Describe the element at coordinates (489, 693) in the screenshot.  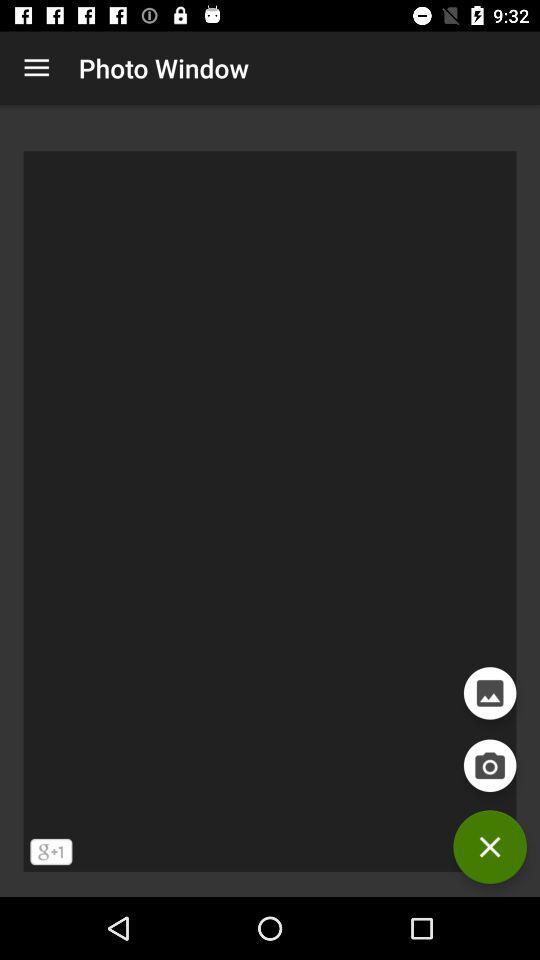
I see `the wallpaper icon` at that location.